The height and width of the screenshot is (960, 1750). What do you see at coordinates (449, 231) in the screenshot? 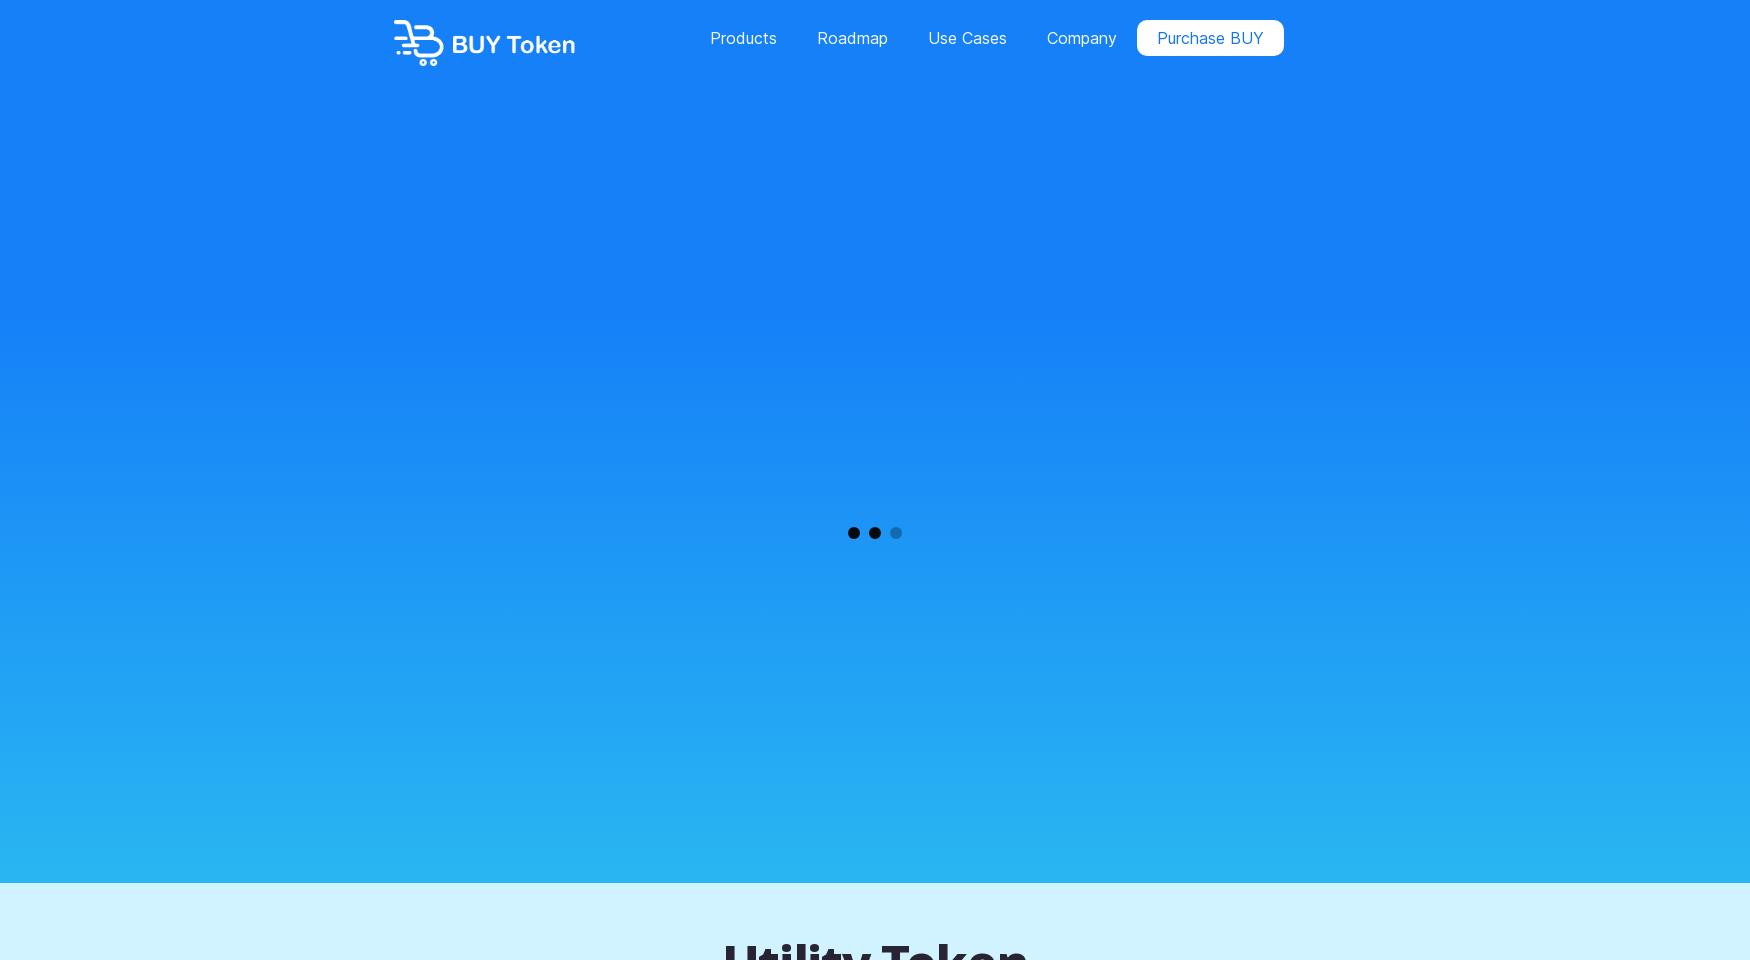
I see `'Physicians Telehealth'` at bounding box center [449, 231].